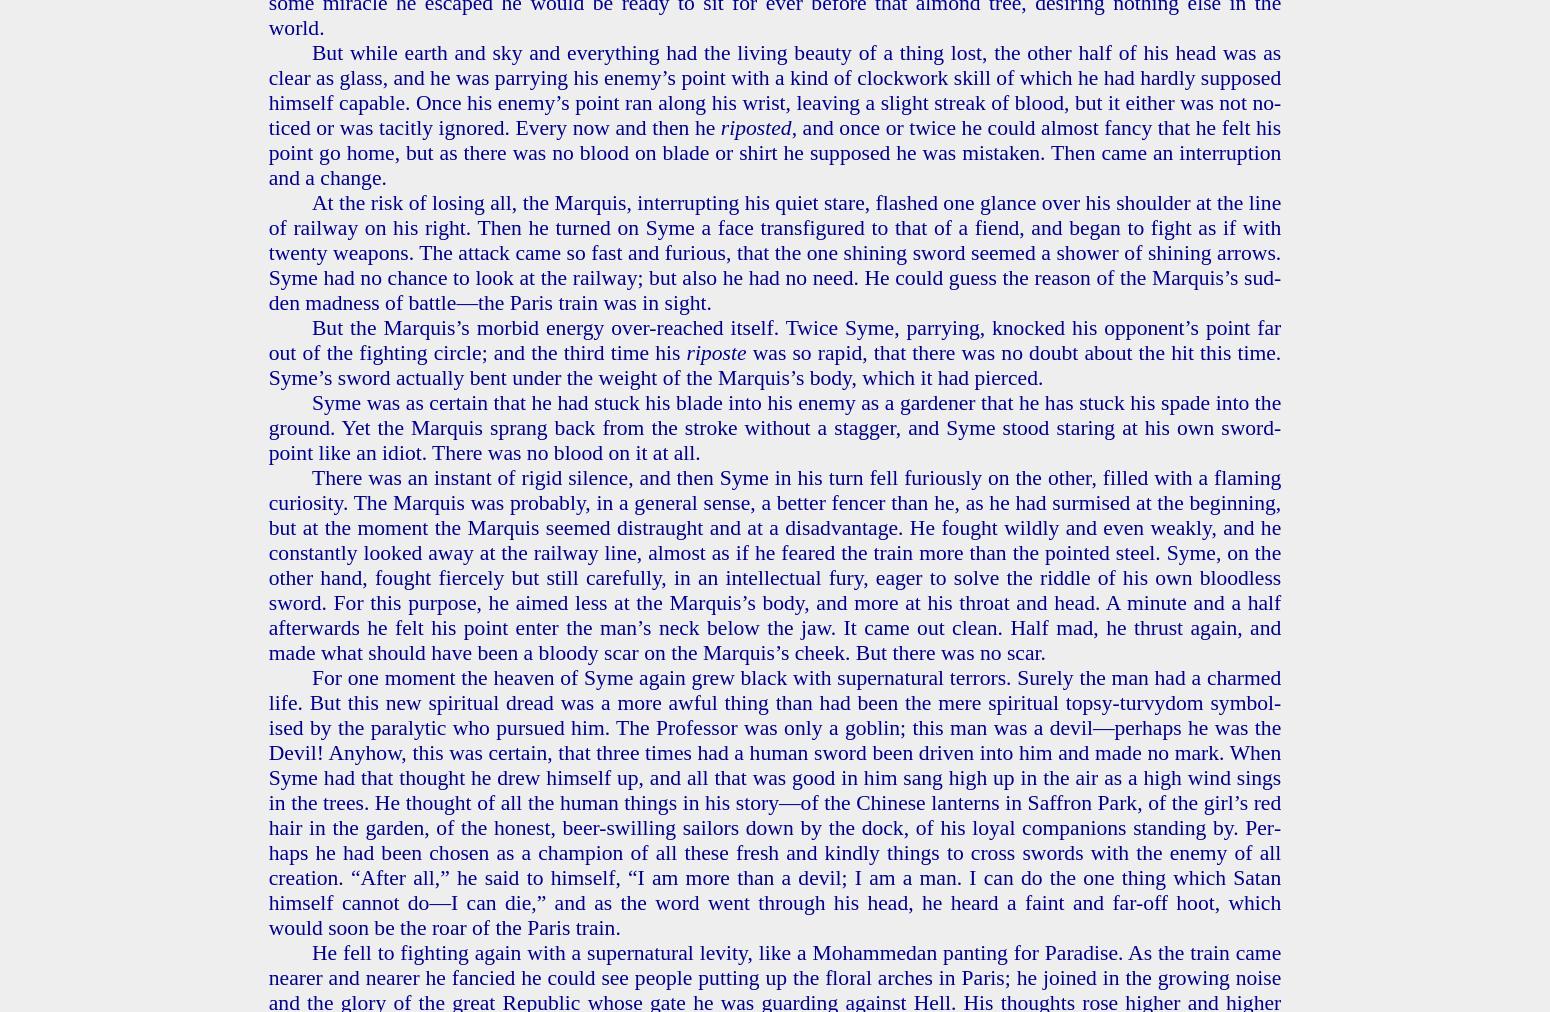 The image size is (1550, 1012). I want to click on 'For one mo­ment the heav­en of Syme again grew black with su­per­nat­ur­al ter­rors. Sure­ly the man had a charmed life. But this new spir­i­tu­al dread was a more awful thing than had been the mere spir­i­tu­al top­sy-turvy­dom sym­bol­ised by the par­a­lyt­ic who pur­sued him. The Pro­fes­sor was only a gob­lin; this man was a devil—per­haps he was the Devil! Any­how, this was cer­tain, that three times had a human sword been dri­ven into him and made no mark. When Syme had that thought he drew him­self up, and all that was good in him sang high up in the air as a high wind sings in the trees. He thought of all the human things in his story—of the Chi­nese lanterns in Saf­fron Park, of the girl’s red hair in the gar­den, of the hon­est, beer-swill­ing sailors down by the dock, of his loyal com­pan­ions stand­ing by. Per­haps he had been cho­sen as a cham­pi­on of all these fresh and kind­ly things to cross swords with the enemy of all cre­ation. “After all,” he said to him­self, “I am more than a devil; I am a man. I can do the one thing which Satan him­self can­not do—I can die,” and as the word went through his head, he heard a faint and far-off hoot, which would soon be the roar of the Paris train.', so click(774, 801).